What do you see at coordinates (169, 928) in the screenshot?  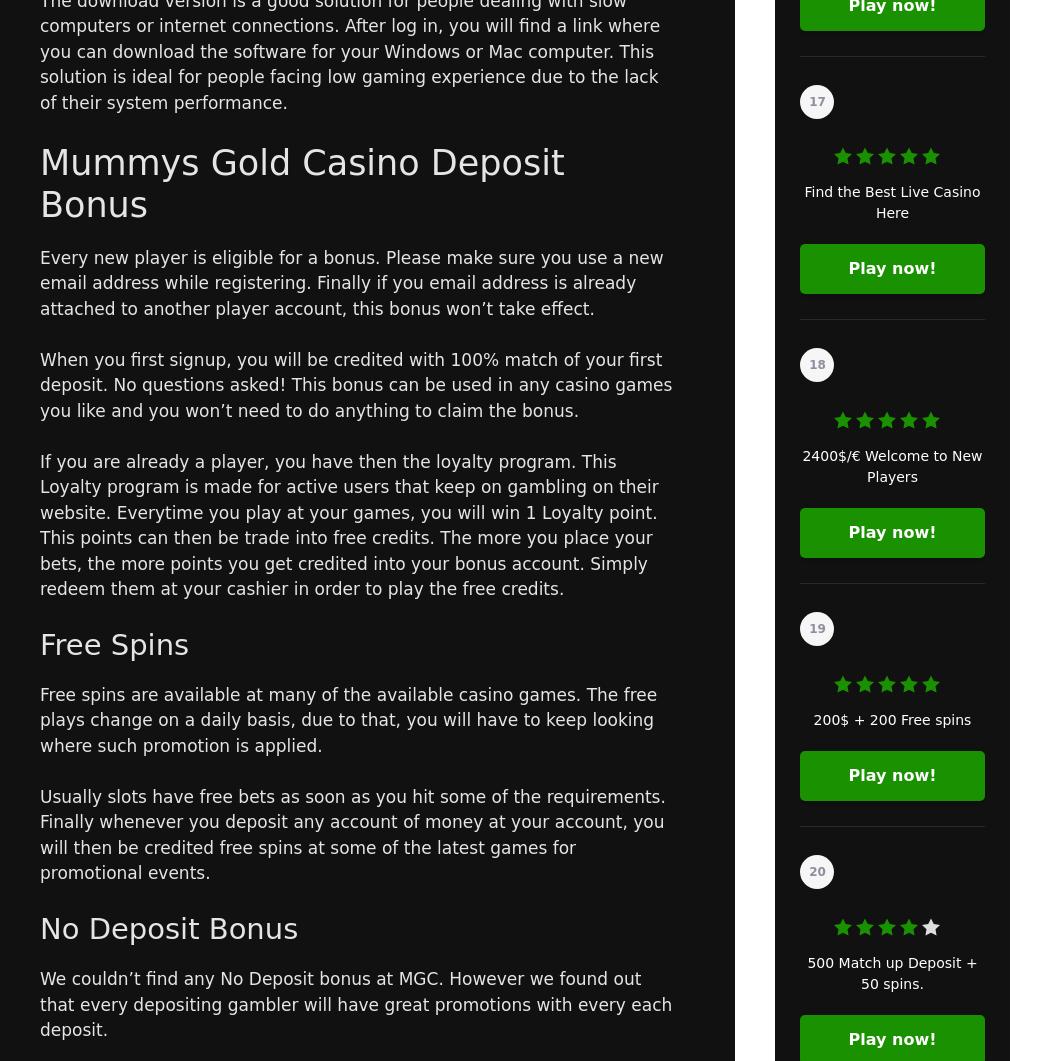 I see `'No Deposit Bonus'` at bounding box center [169, 928].